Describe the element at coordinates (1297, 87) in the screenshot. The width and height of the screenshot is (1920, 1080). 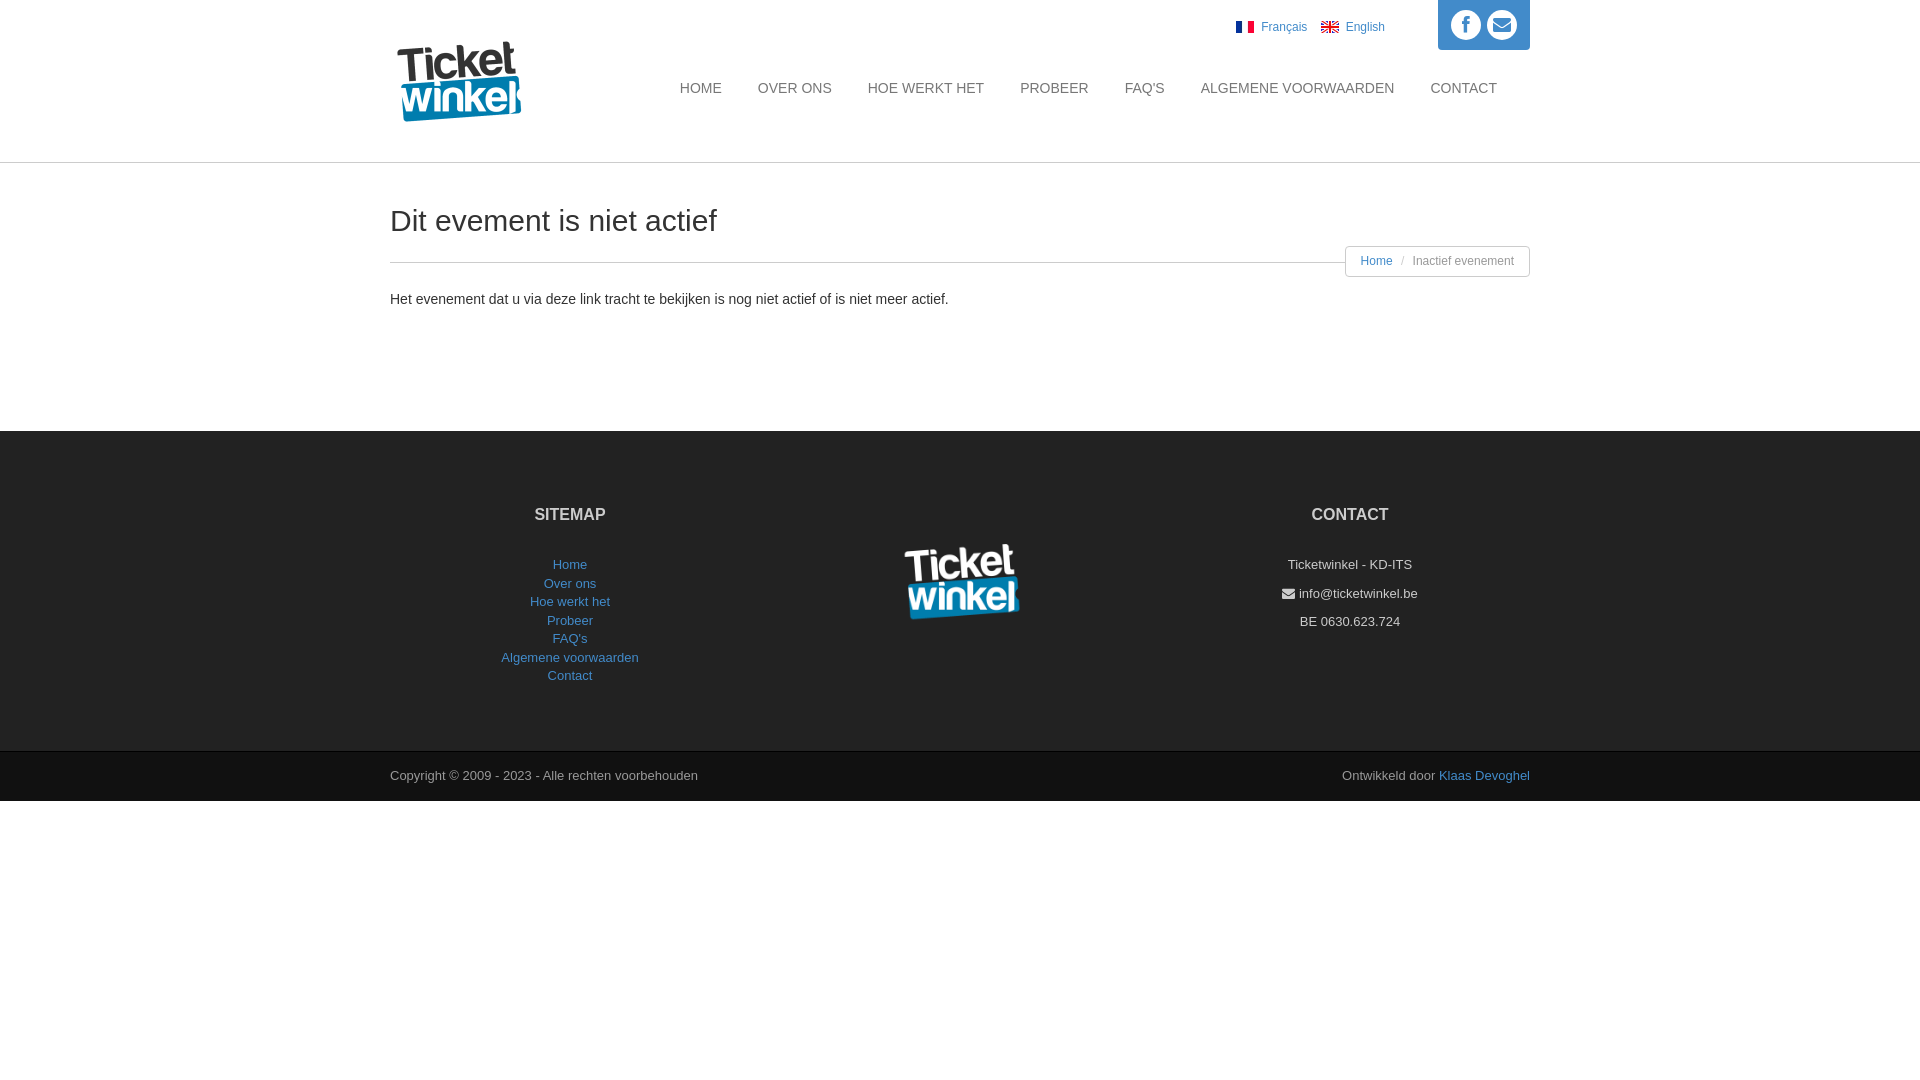
I see `'ALGEMENE VOORWAARDEN'` at that location.